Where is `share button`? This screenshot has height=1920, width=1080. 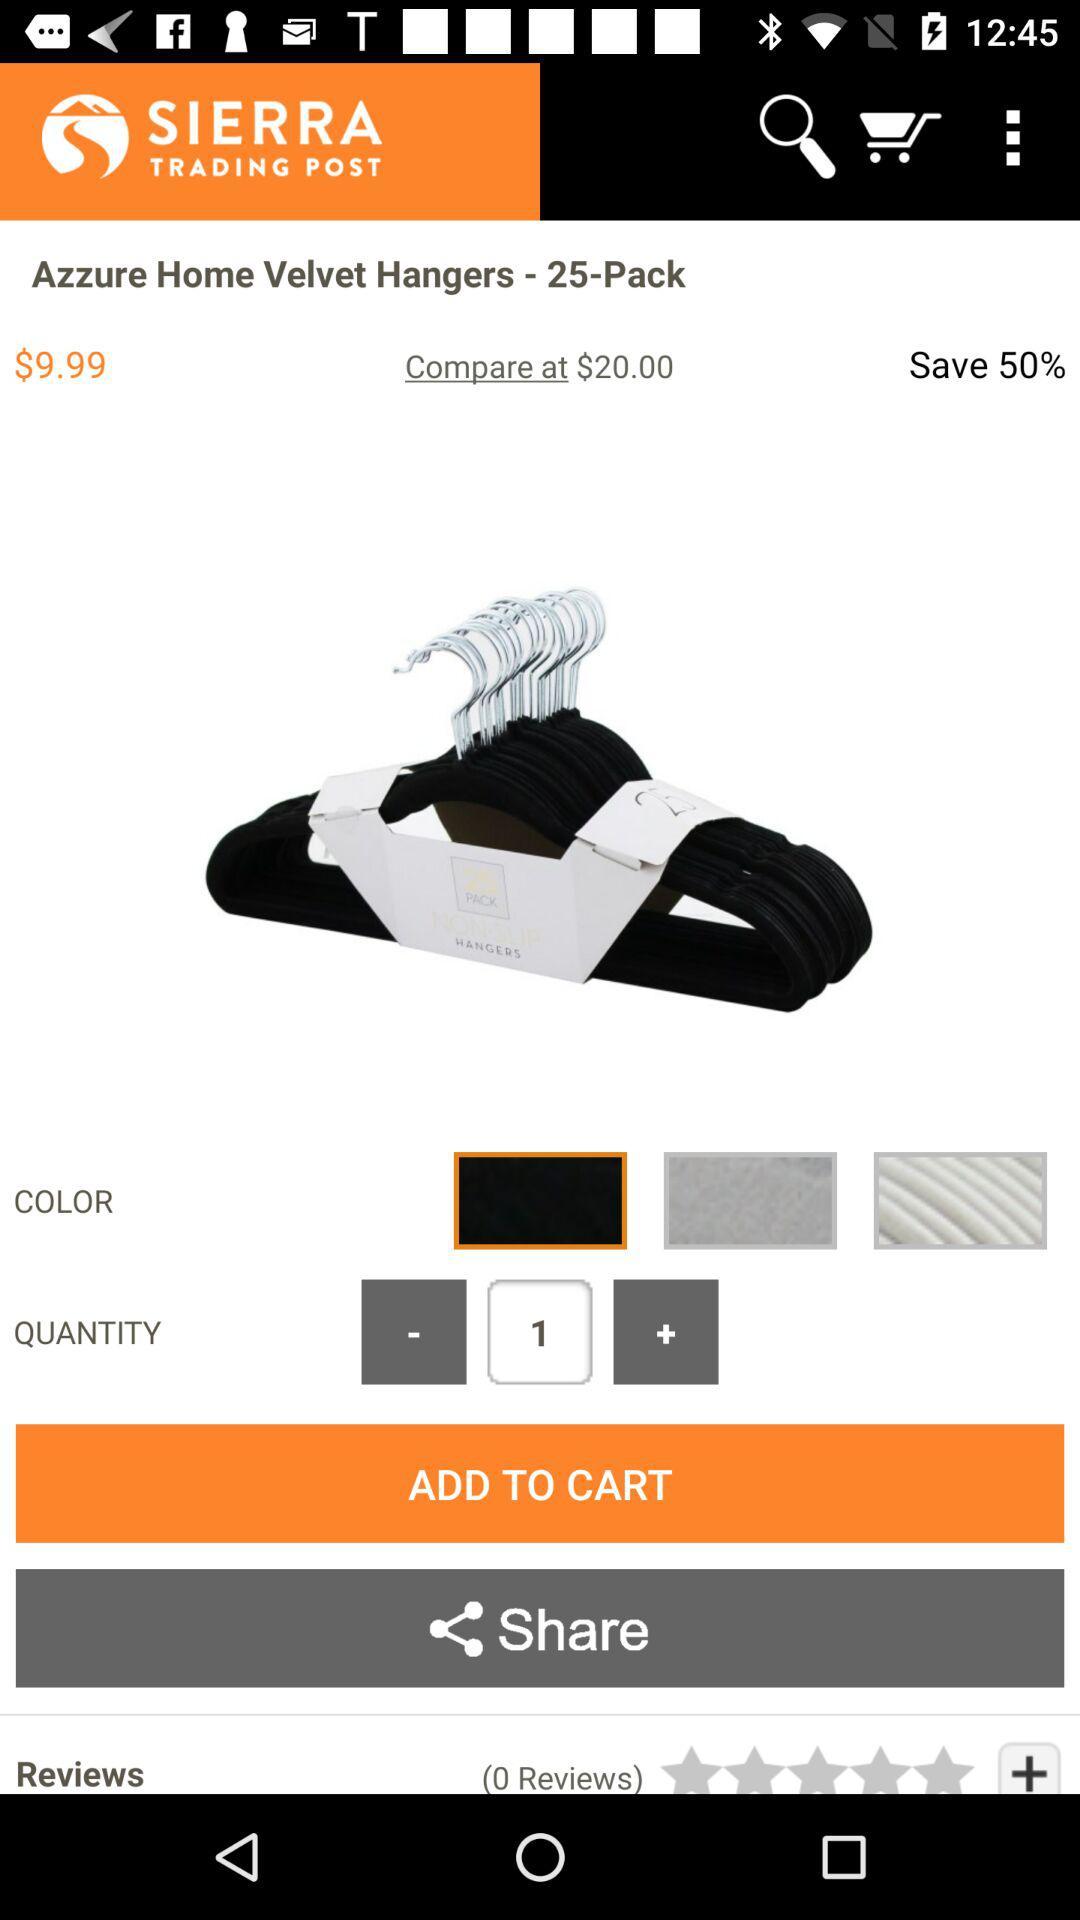 share button is located at coordinates (540, 1628).